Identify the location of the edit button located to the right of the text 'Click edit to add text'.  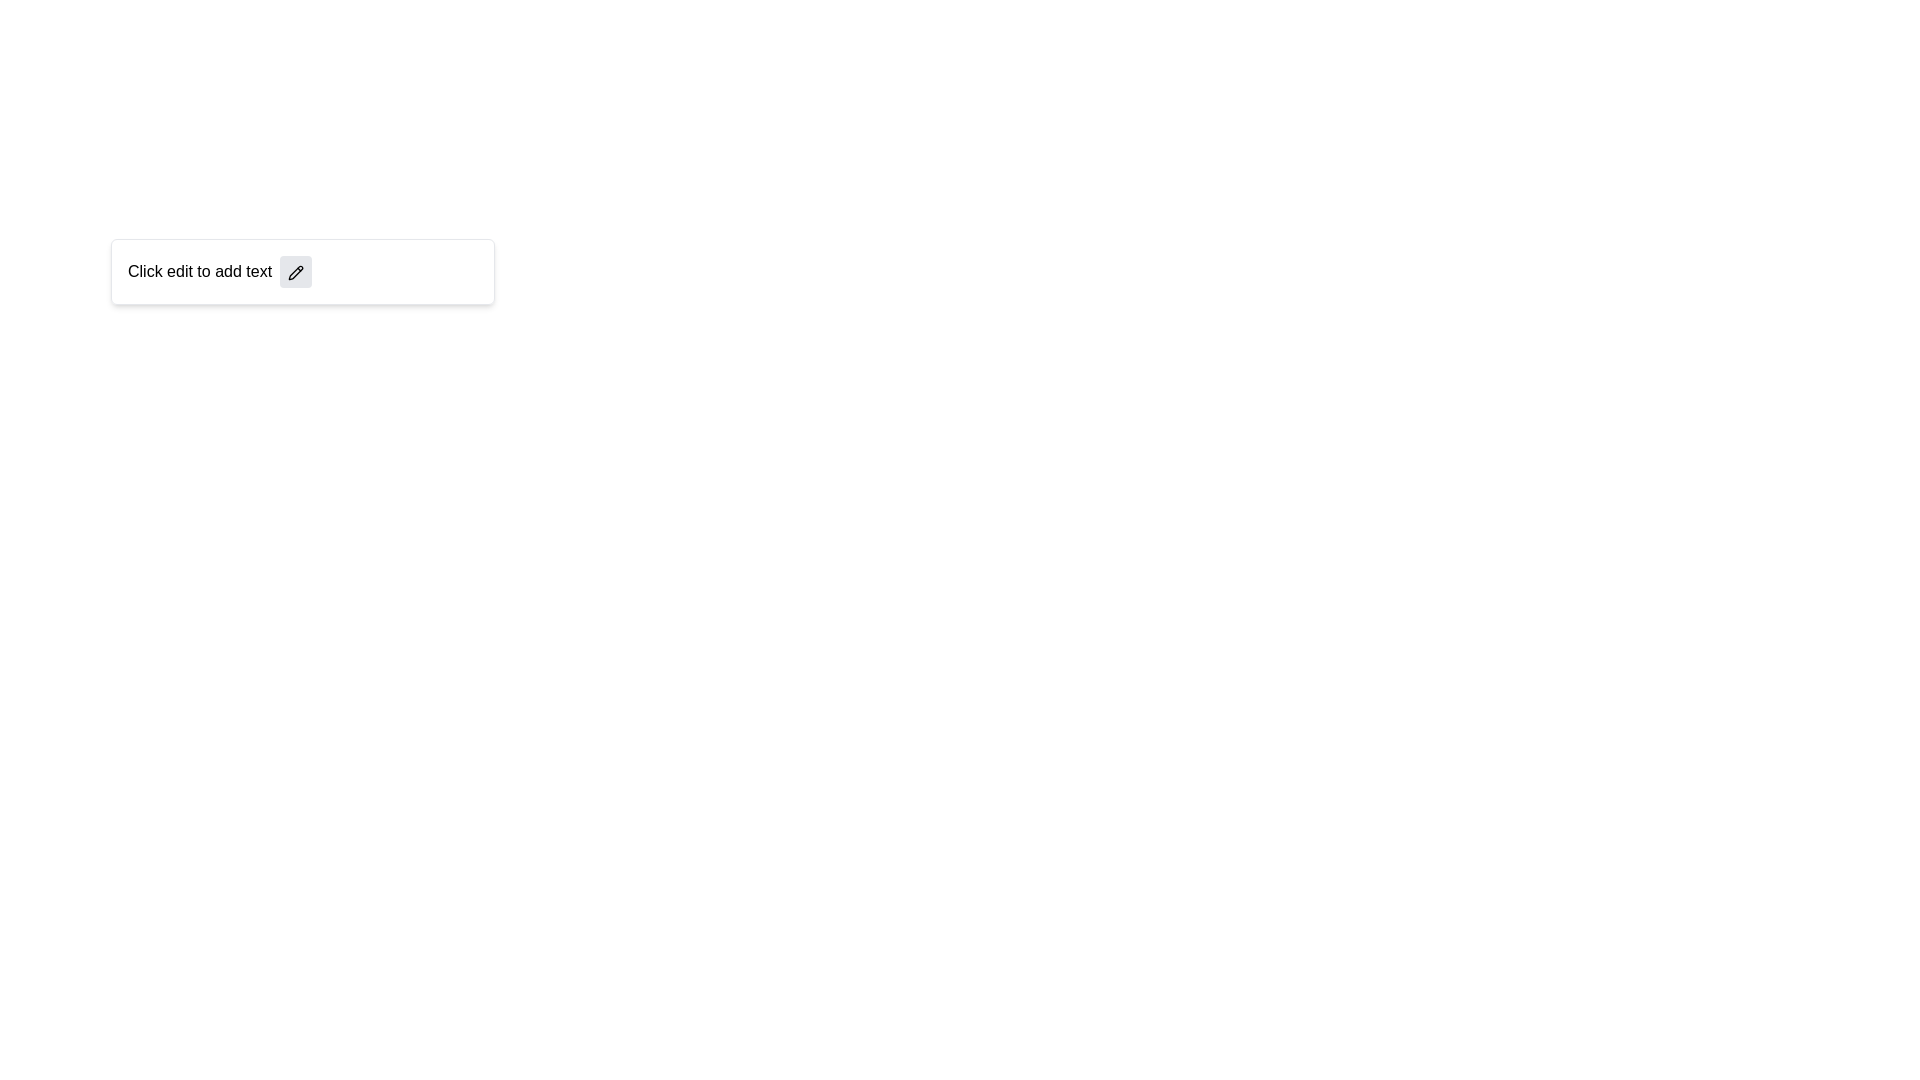
(295, 272).